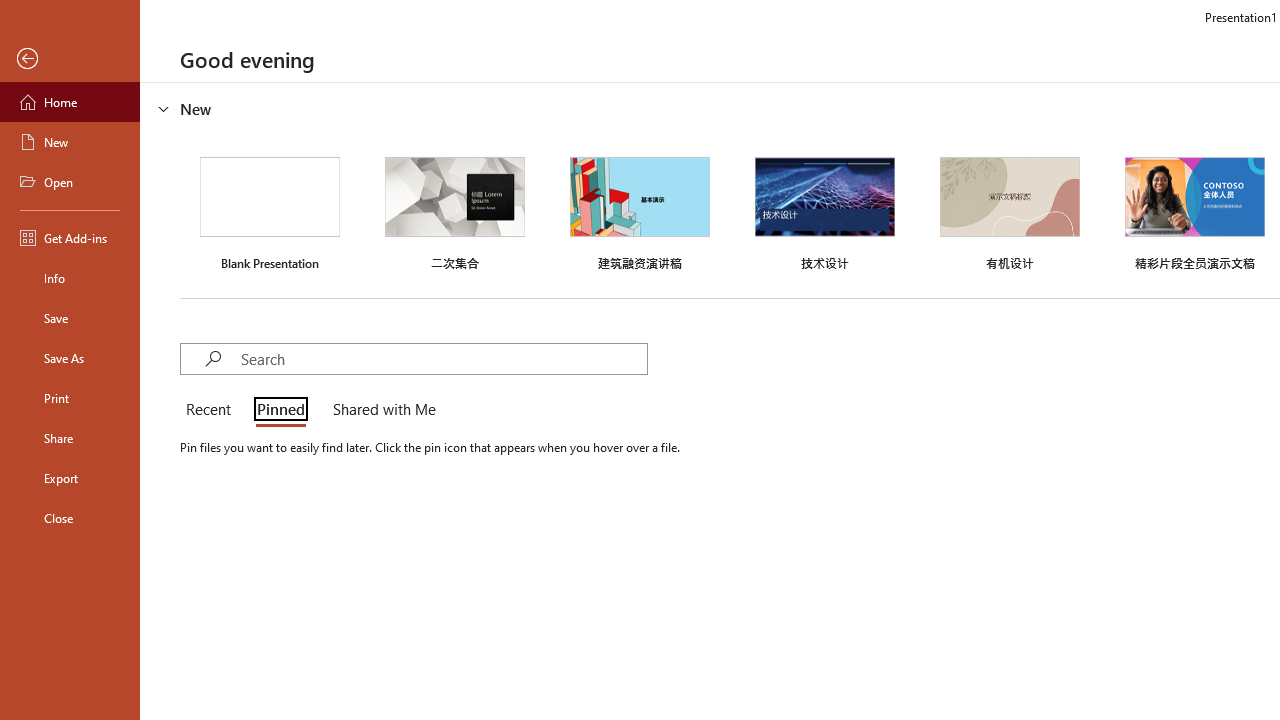  Describe the element at coordinates (269, 211) in the screenshot. I see `'Blank Presentation'` at that location.